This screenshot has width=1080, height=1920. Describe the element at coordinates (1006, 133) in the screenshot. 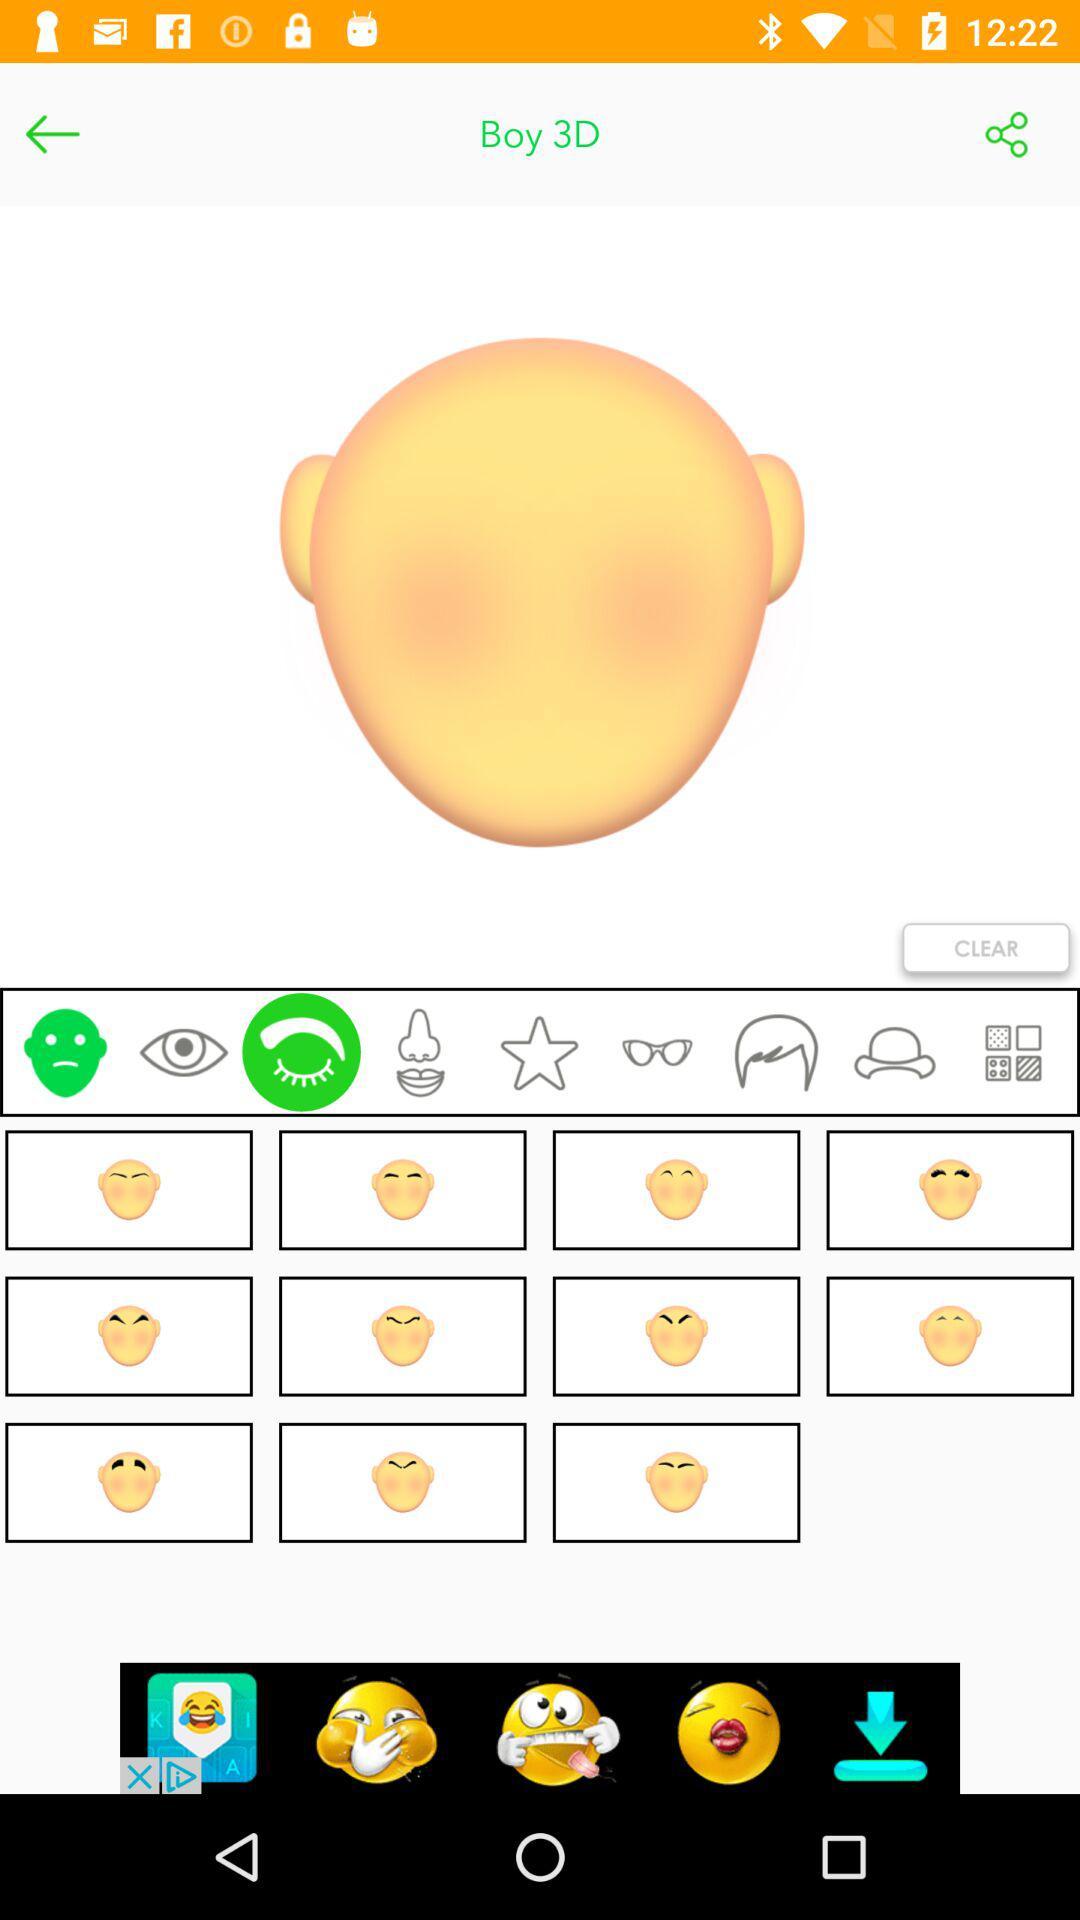

I see `share the article` at that location.